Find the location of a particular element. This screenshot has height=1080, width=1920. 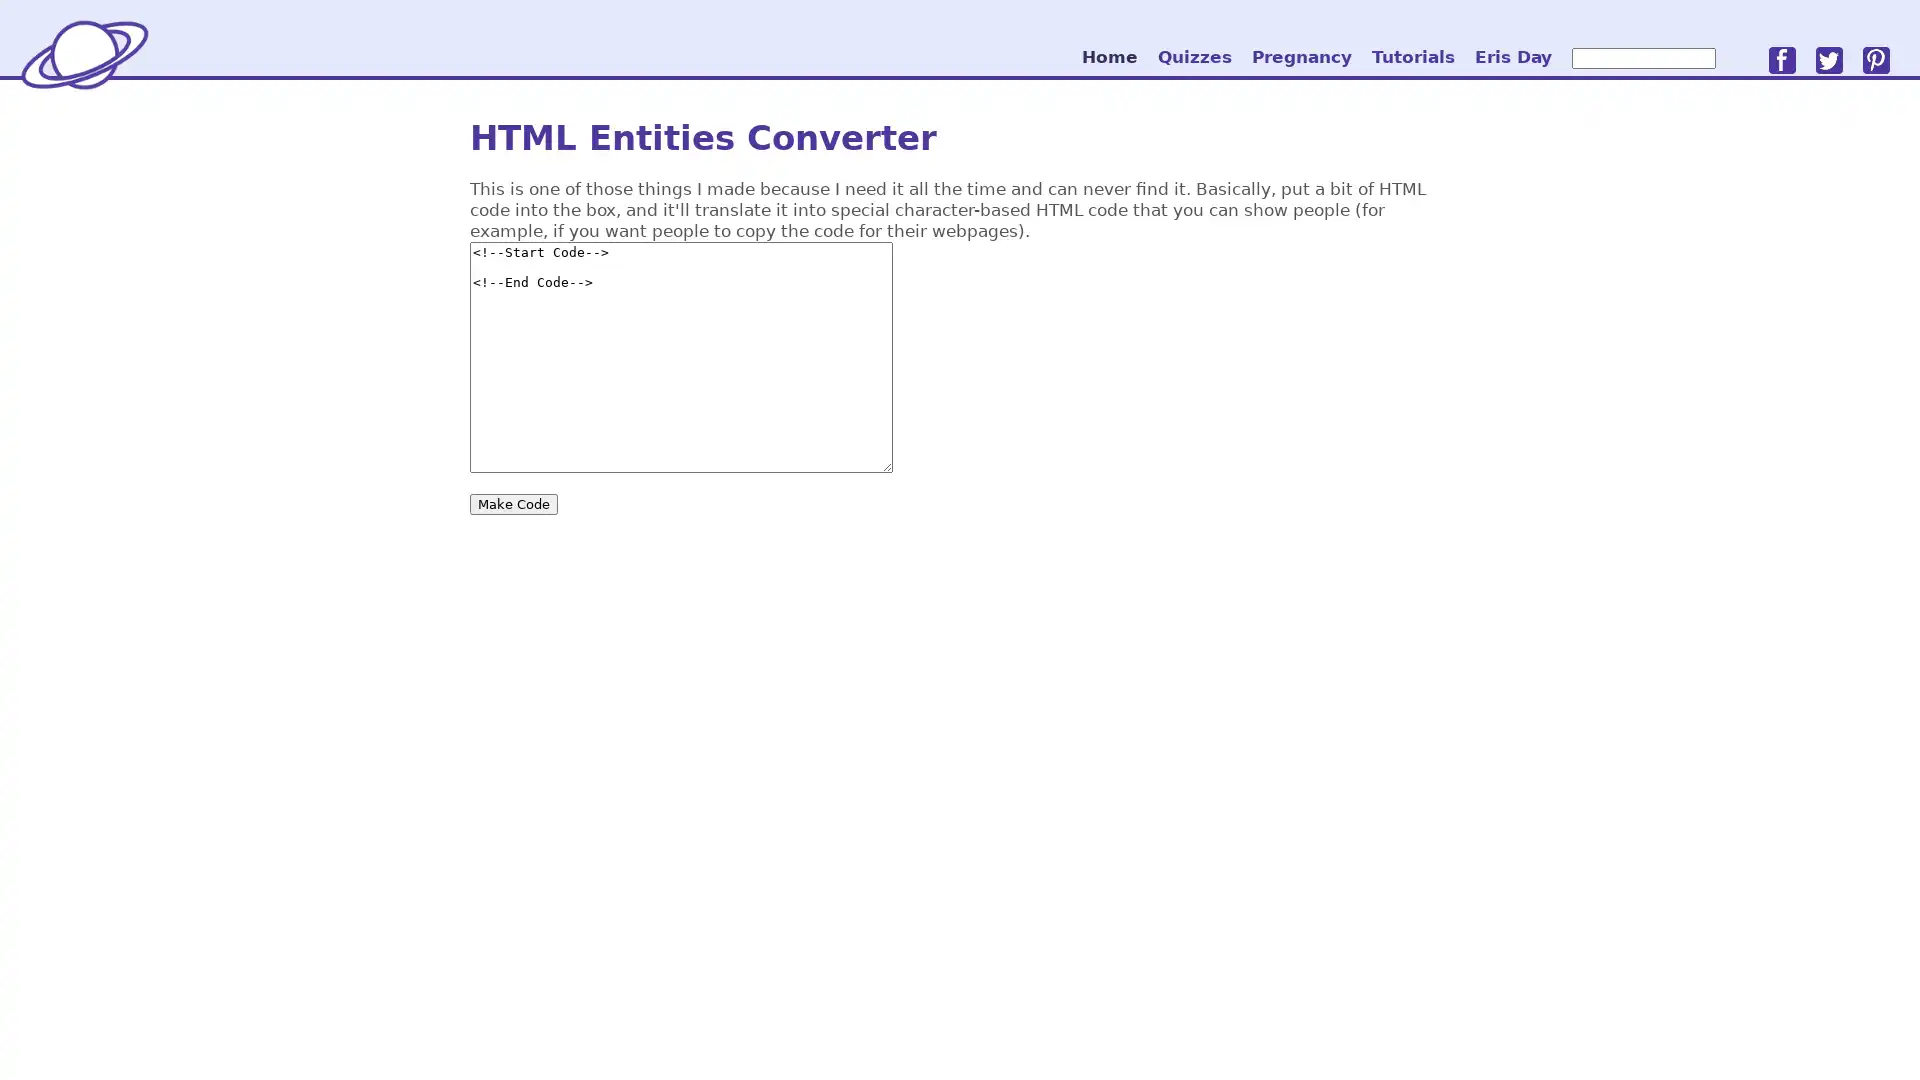

go is located at coordinates (1733, 56).